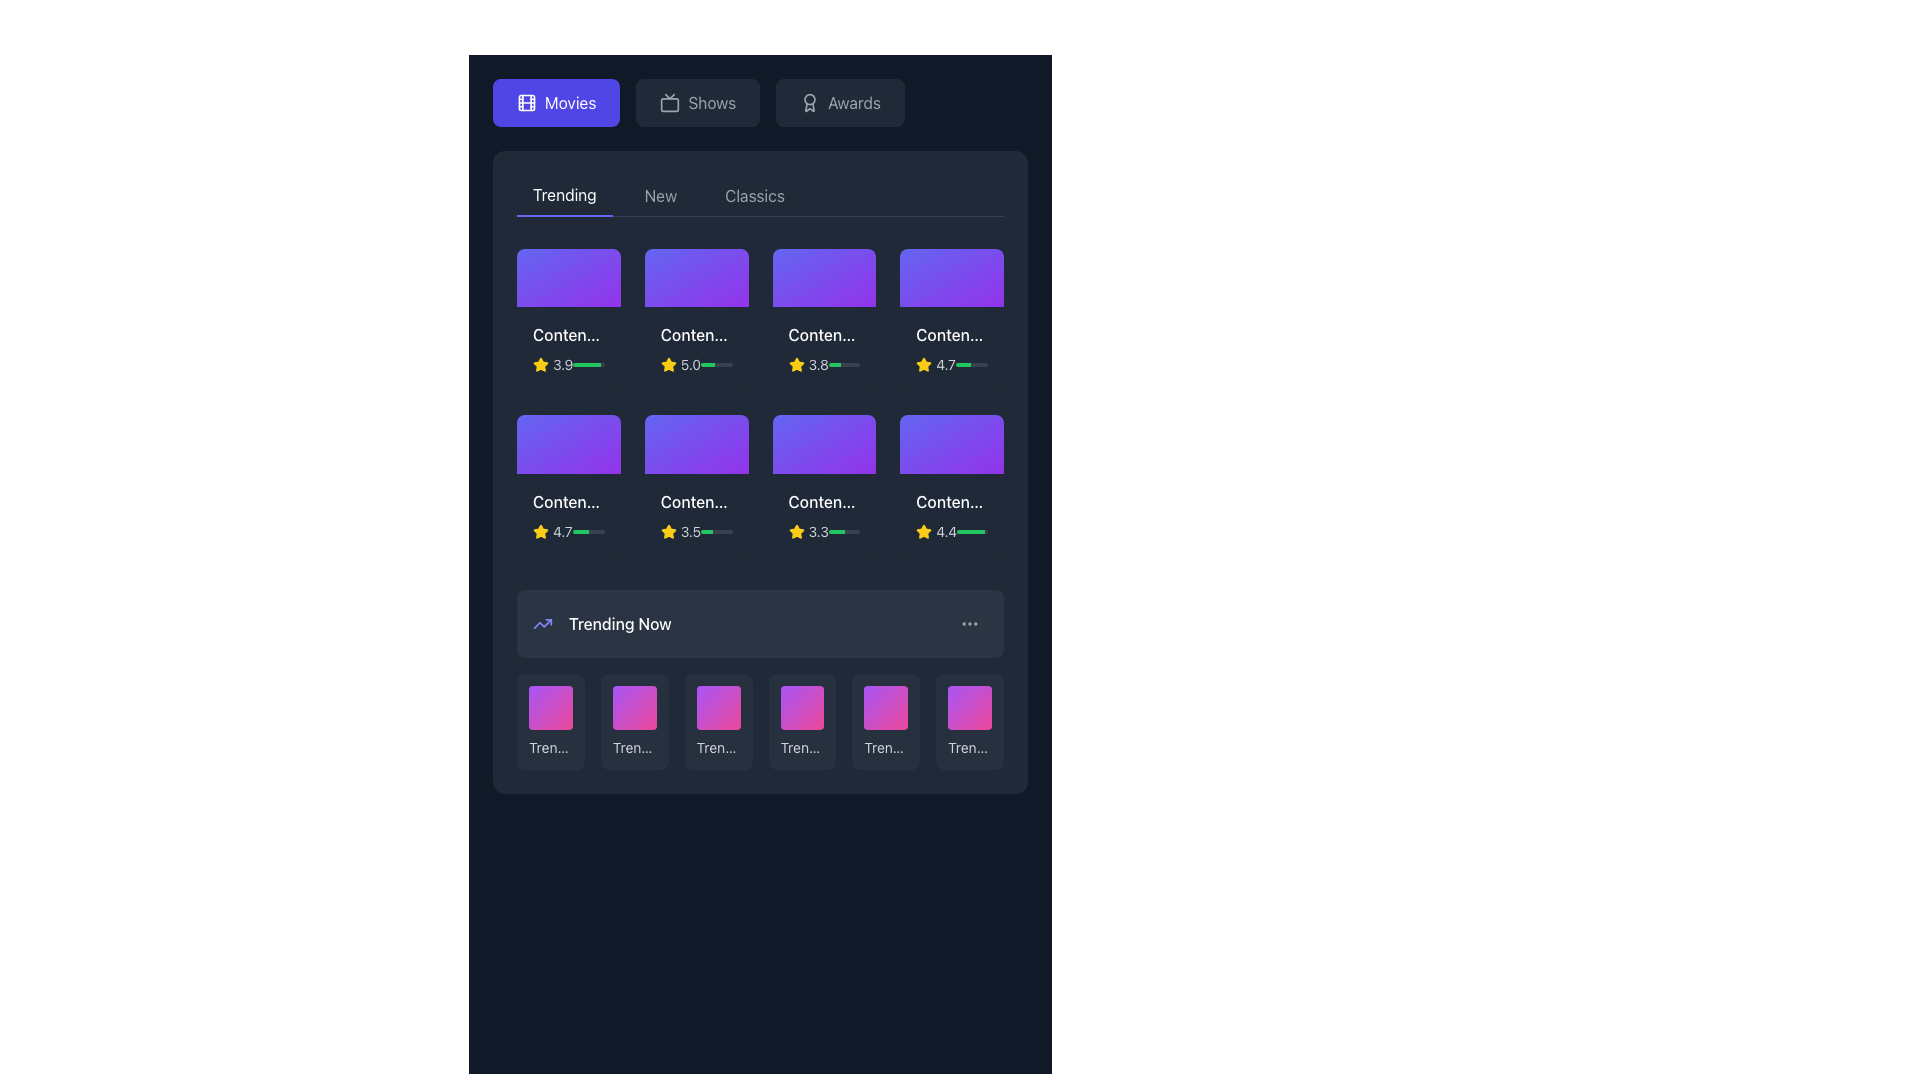  Describe the element at coordinates (668, 365) in the screenshot. I see `the golden rating star icon located to the left of the numeric rating value '5.0', which visually represents a positive rating for the associated content item` at that location.